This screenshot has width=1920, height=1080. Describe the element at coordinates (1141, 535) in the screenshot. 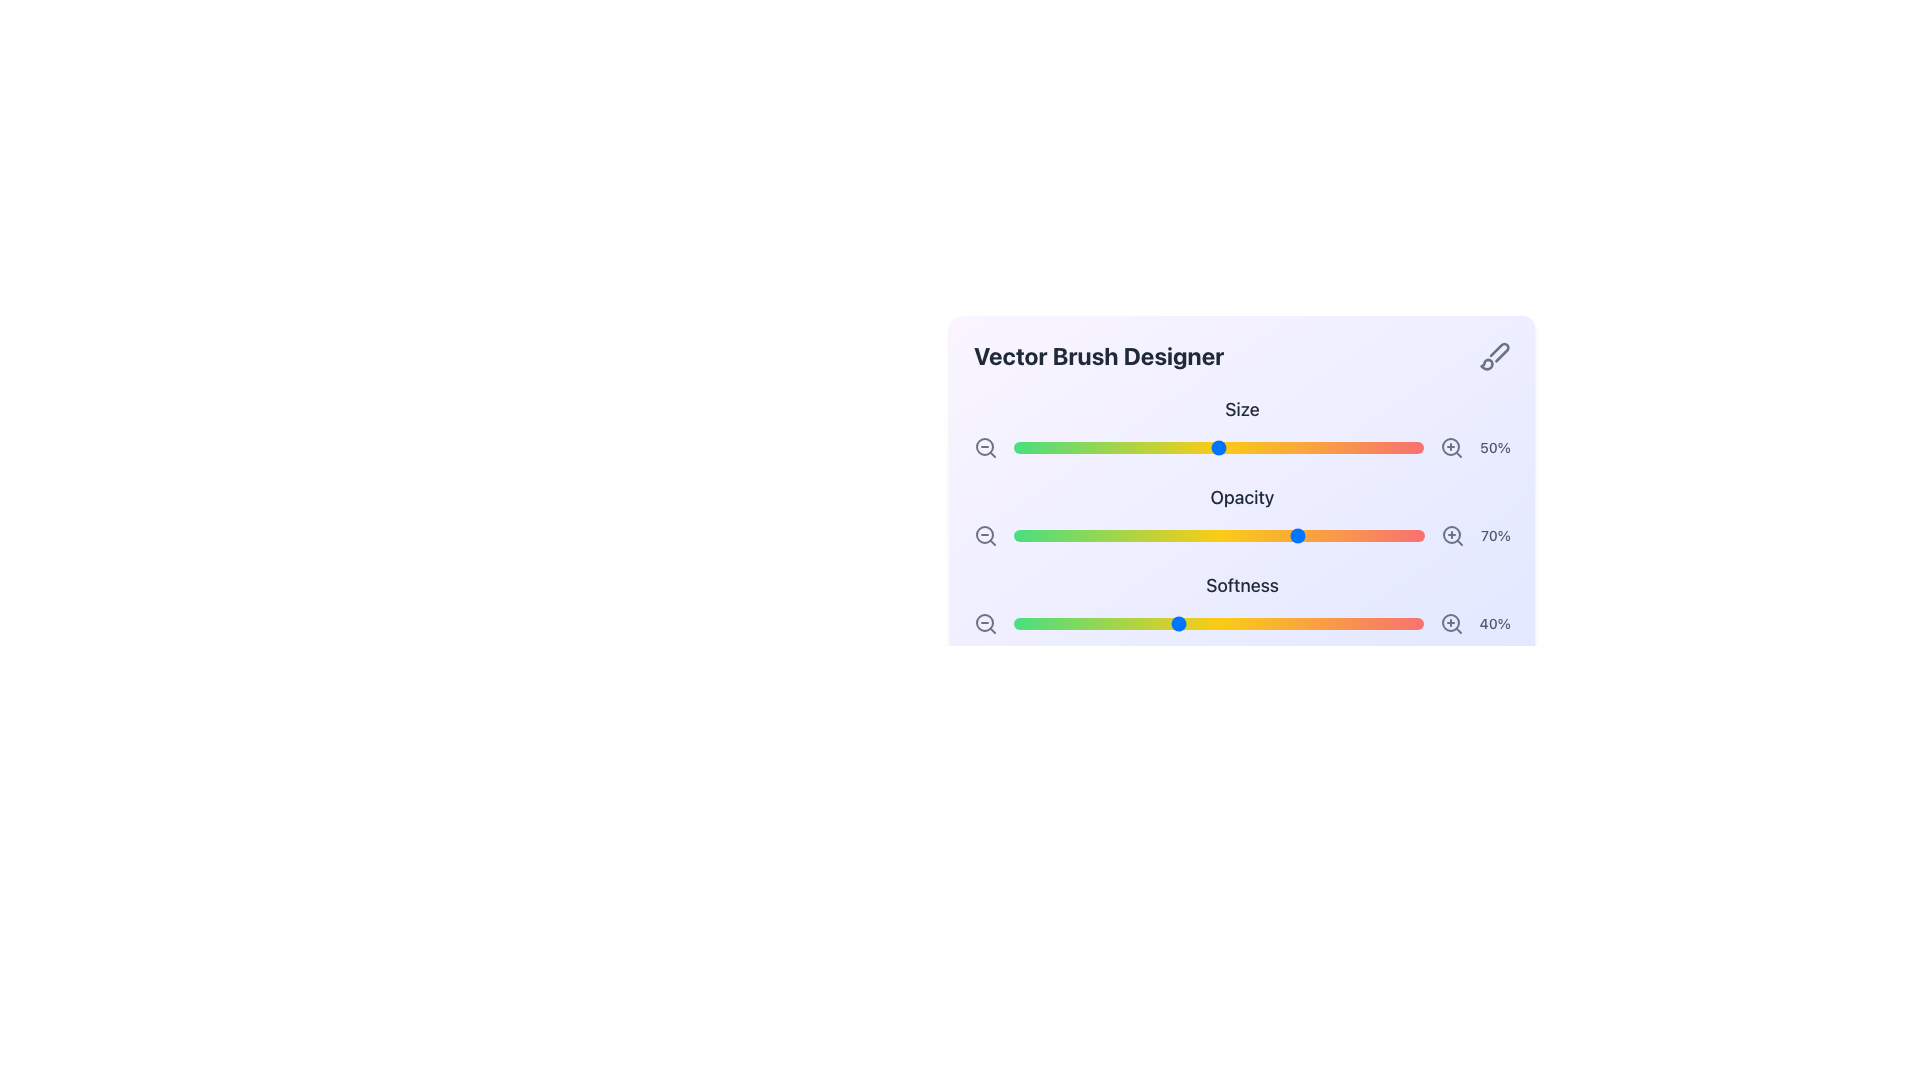

I see `opacity` at that location.